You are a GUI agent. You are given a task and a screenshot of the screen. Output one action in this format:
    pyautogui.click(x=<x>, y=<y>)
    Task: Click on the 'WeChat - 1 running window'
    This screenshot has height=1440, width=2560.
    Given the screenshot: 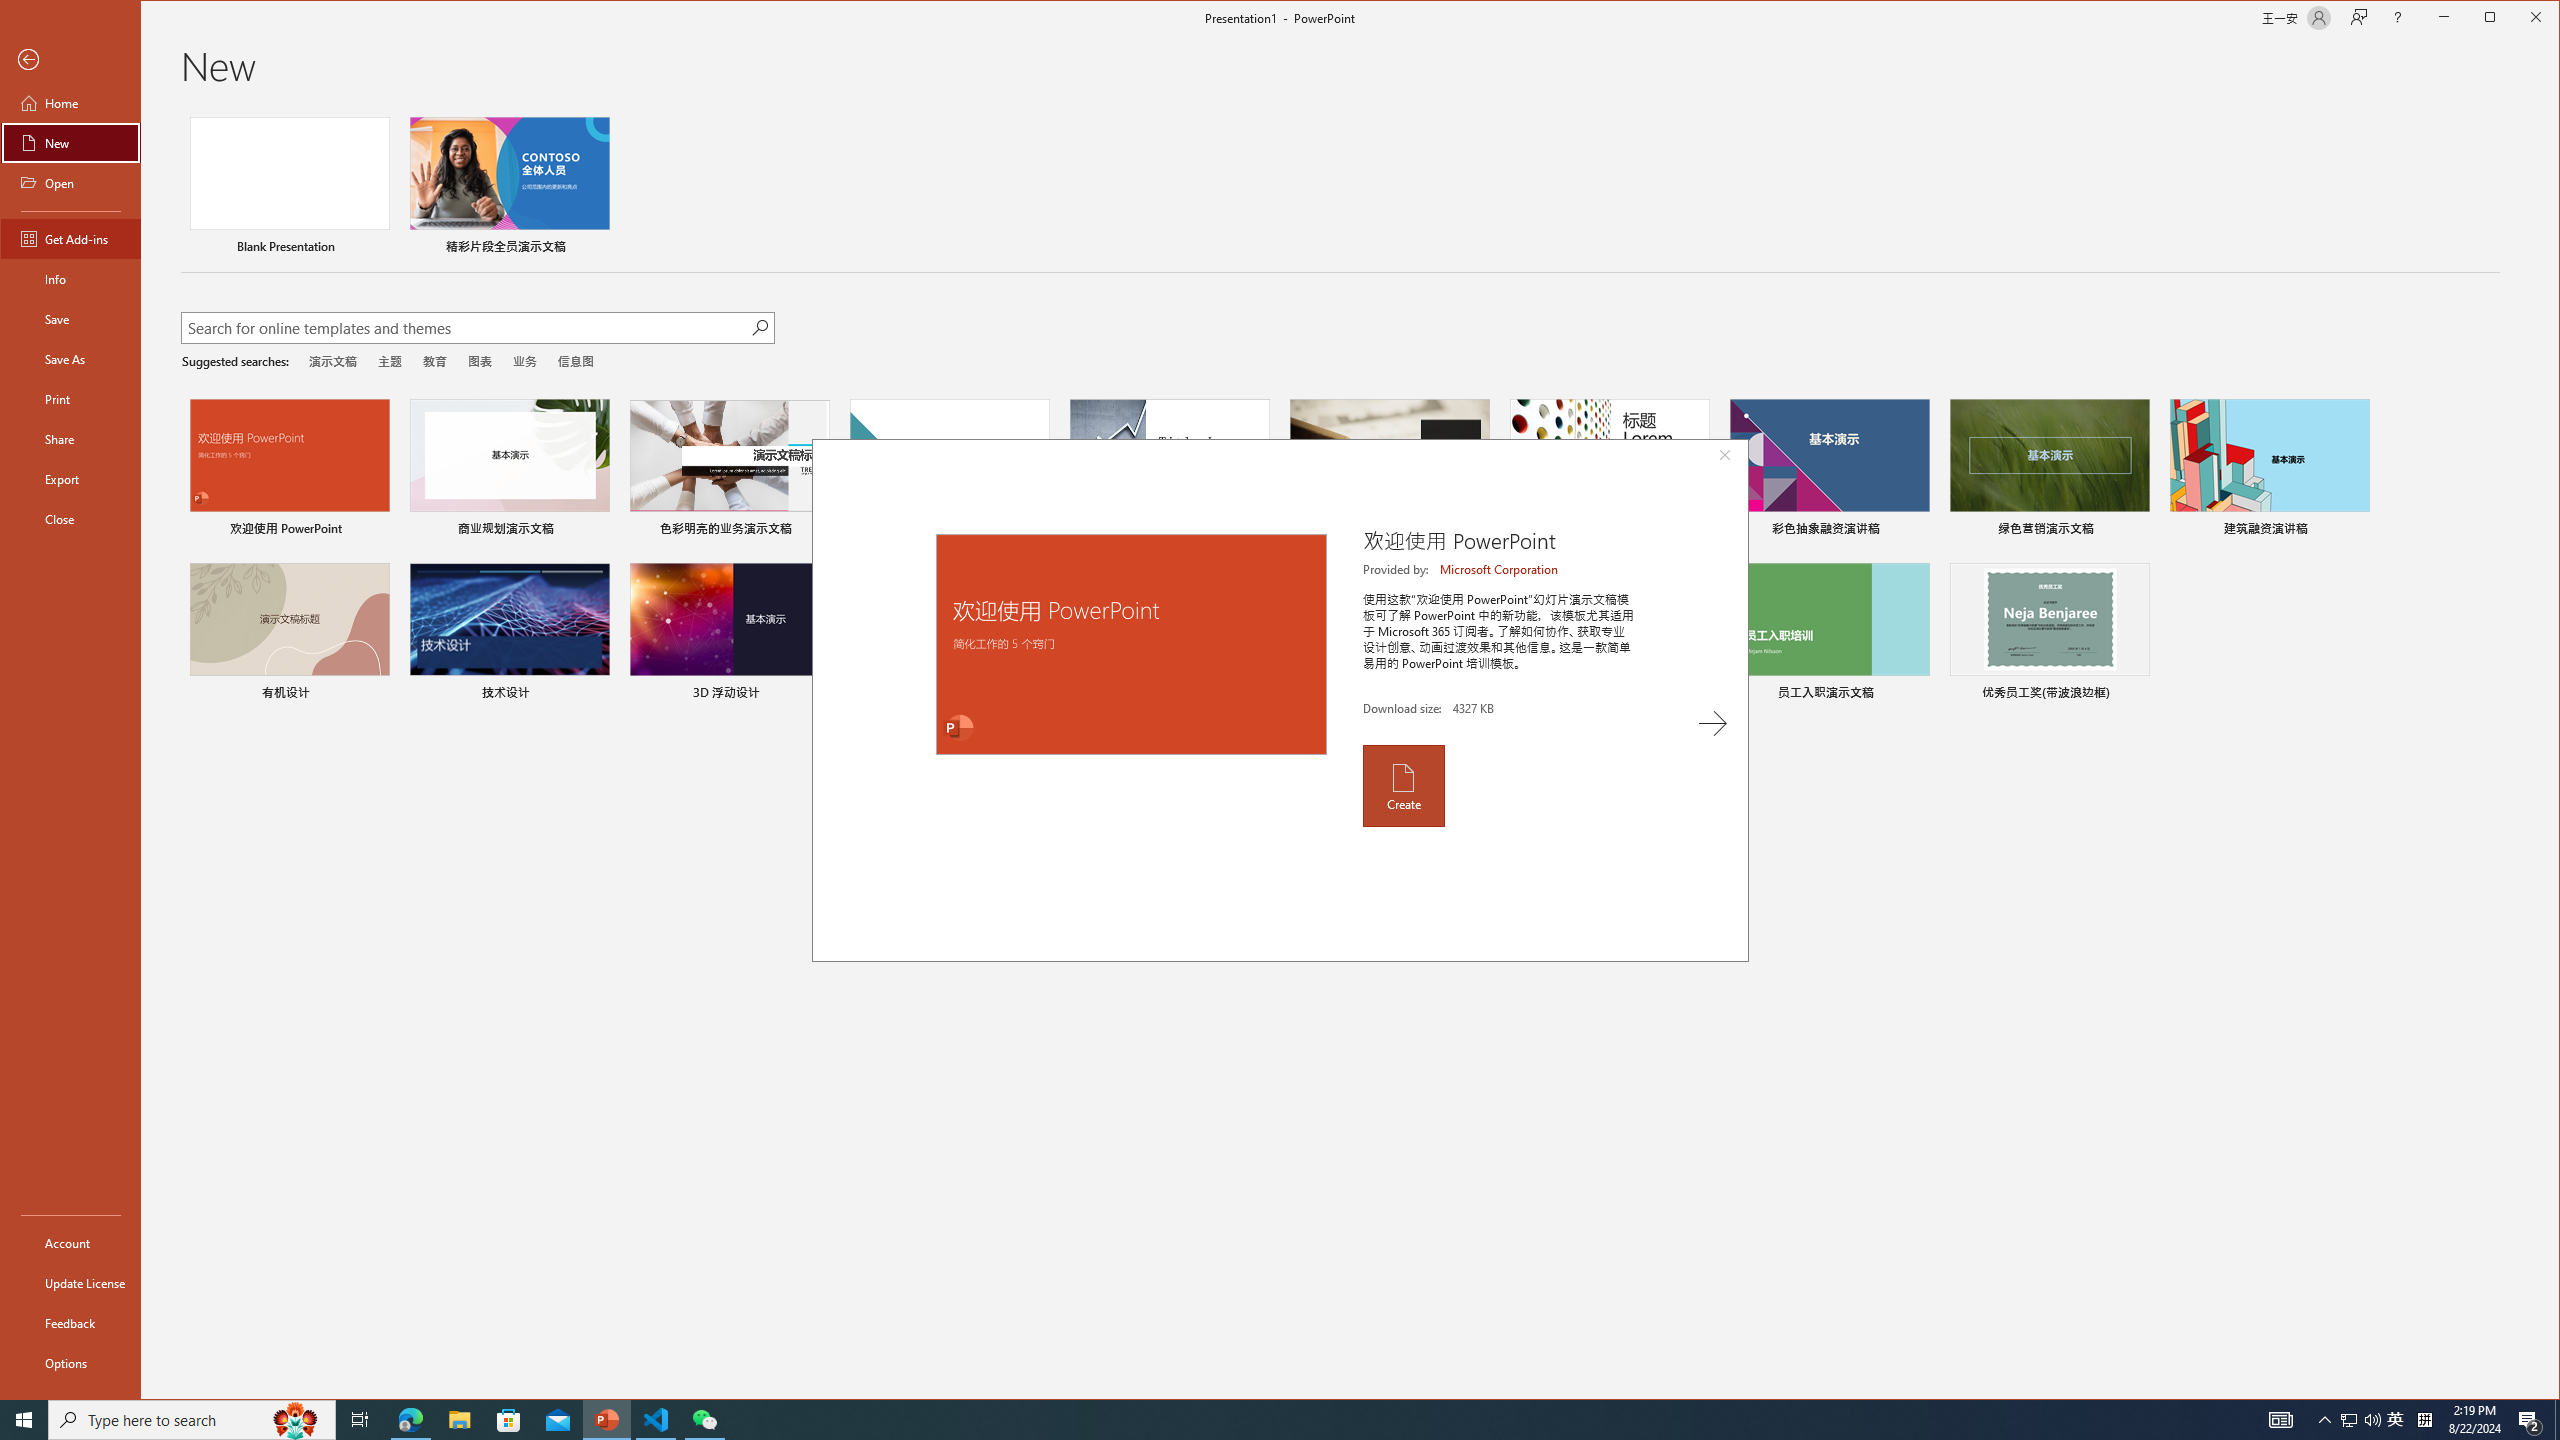 What is the action you would take?
    pyautogui.click(x=705, y=1418)
    